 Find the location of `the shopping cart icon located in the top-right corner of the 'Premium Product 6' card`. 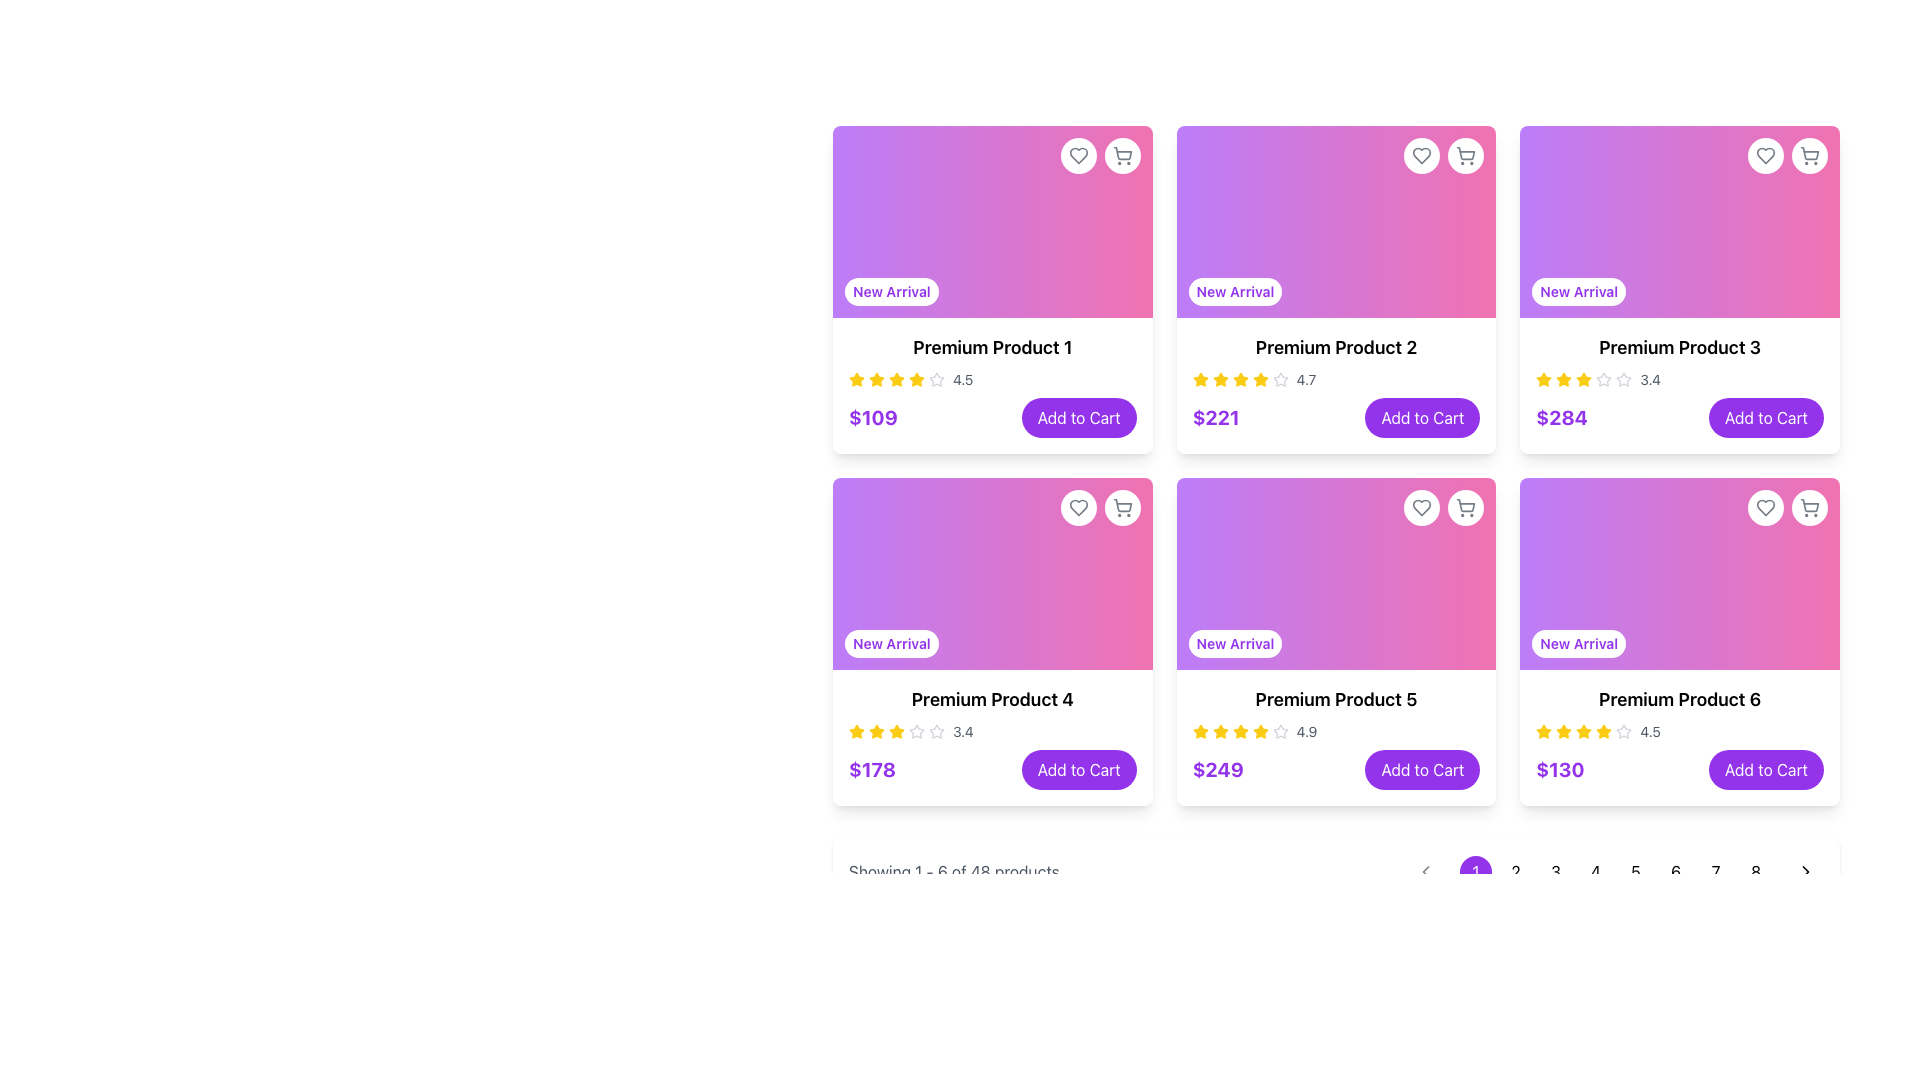

the shopping cart icon located in the top-right corner of the 'Premium Product 6' card is located at coordinates (1809, 507).